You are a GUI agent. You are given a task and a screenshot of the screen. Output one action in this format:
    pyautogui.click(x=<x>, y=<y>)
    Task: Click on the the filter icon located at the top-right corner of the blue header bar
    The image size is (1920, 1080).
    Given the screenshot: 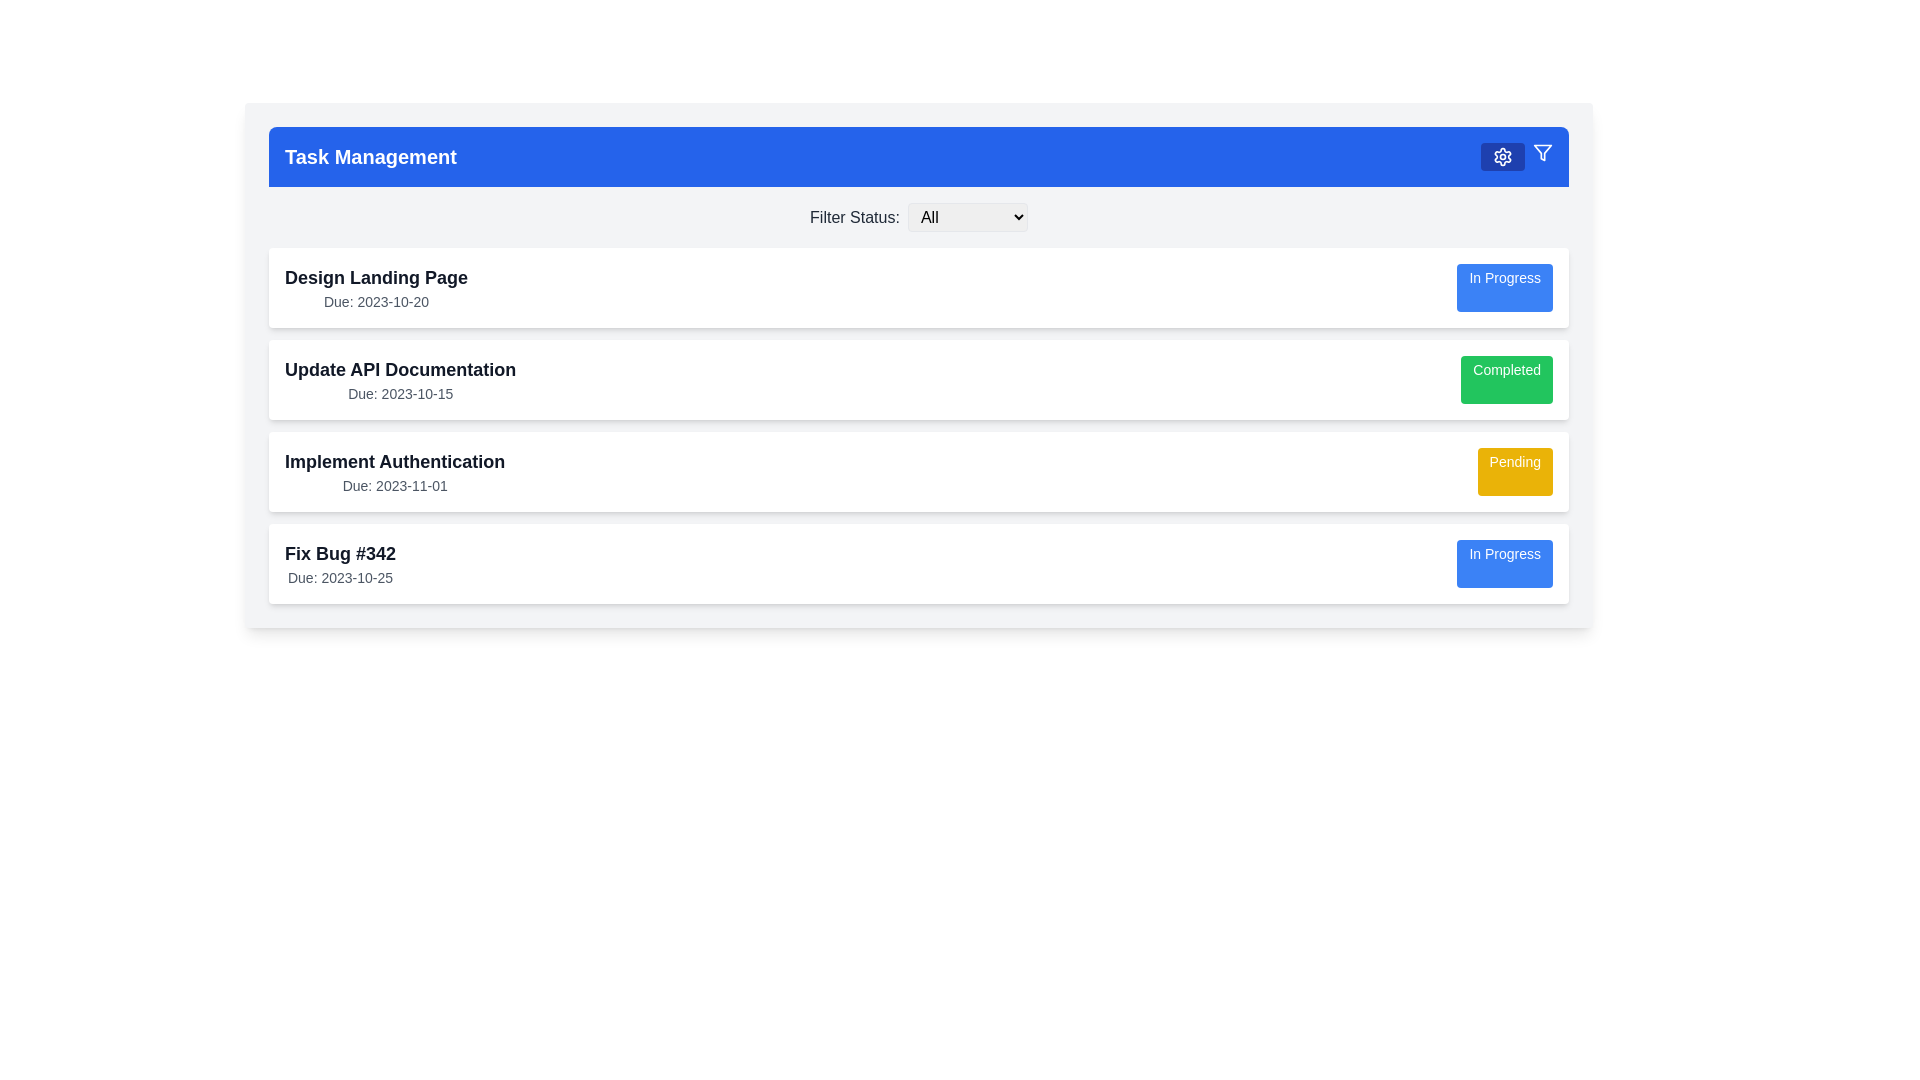 What is the action you would take?
    pyautogui.click(x=1541, y=152)
    